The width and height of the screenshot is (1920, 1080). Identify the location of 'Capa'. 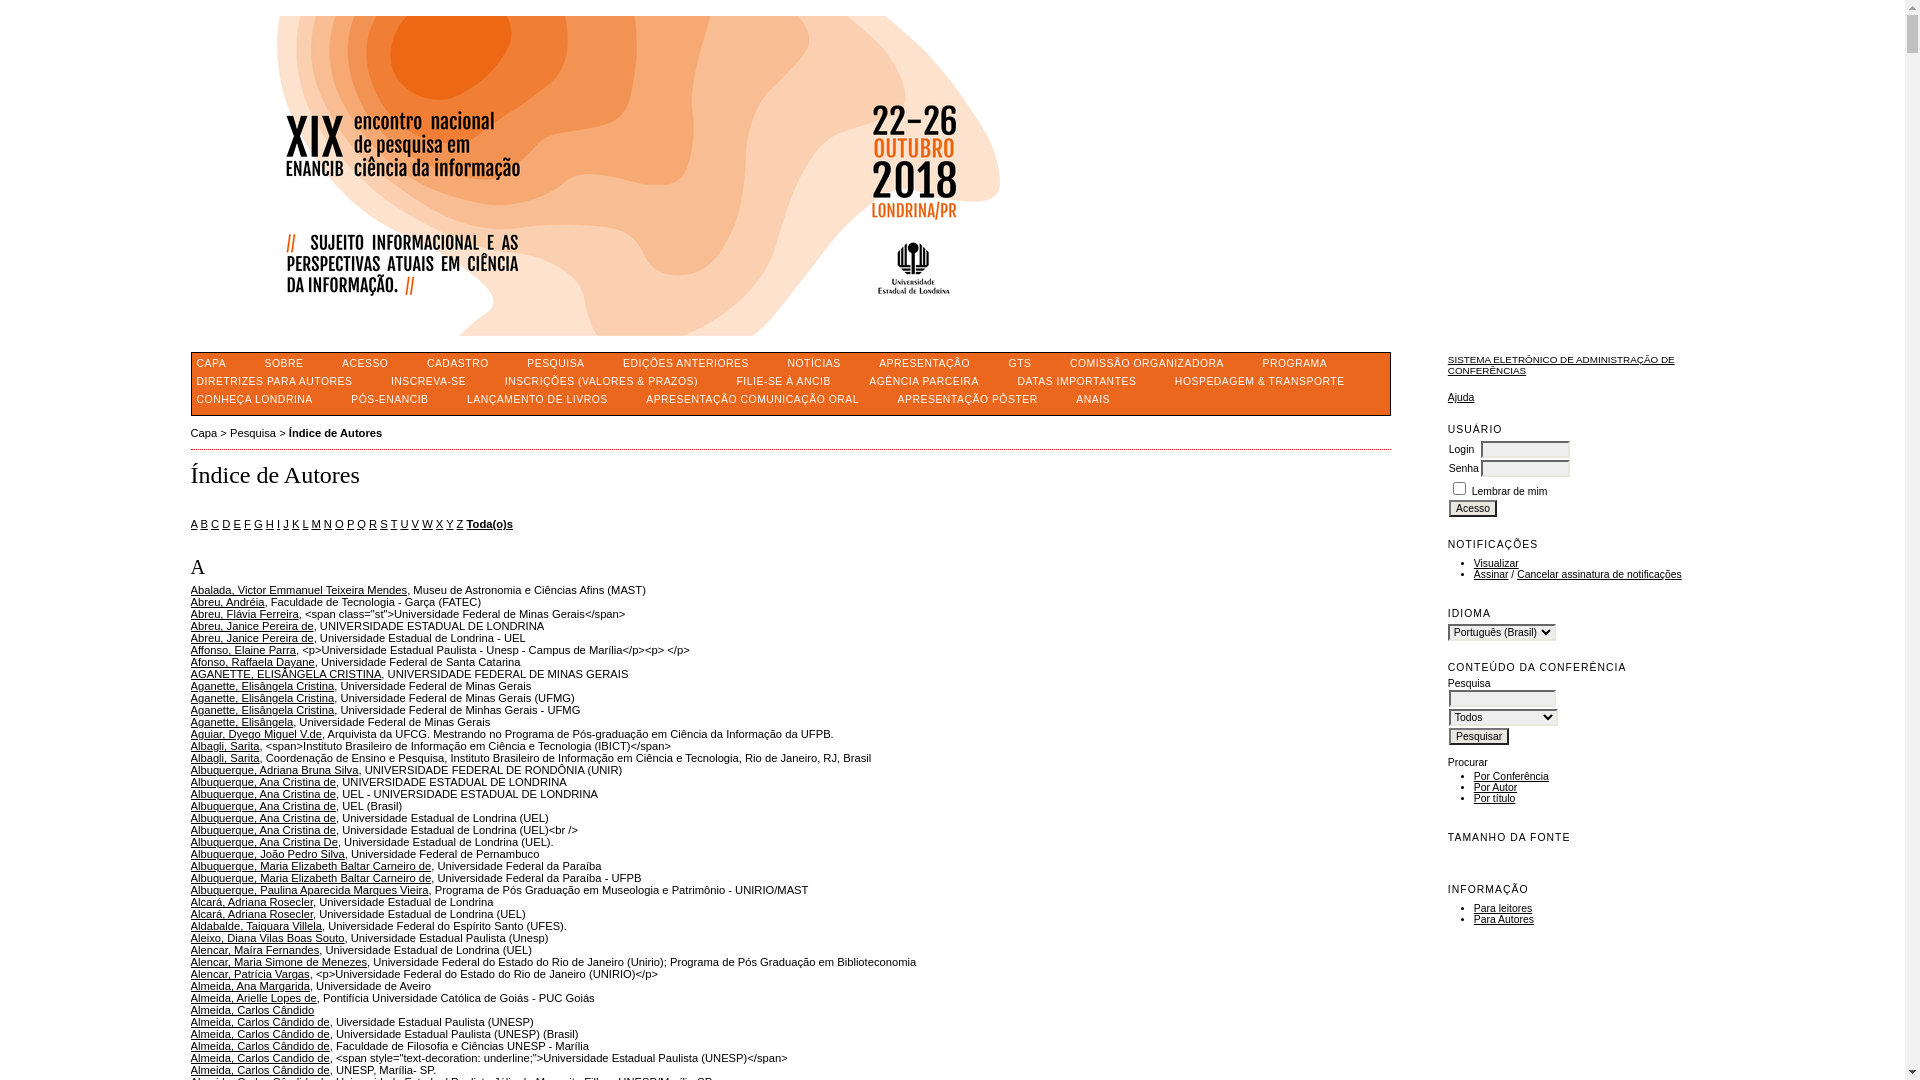
(203, 431).